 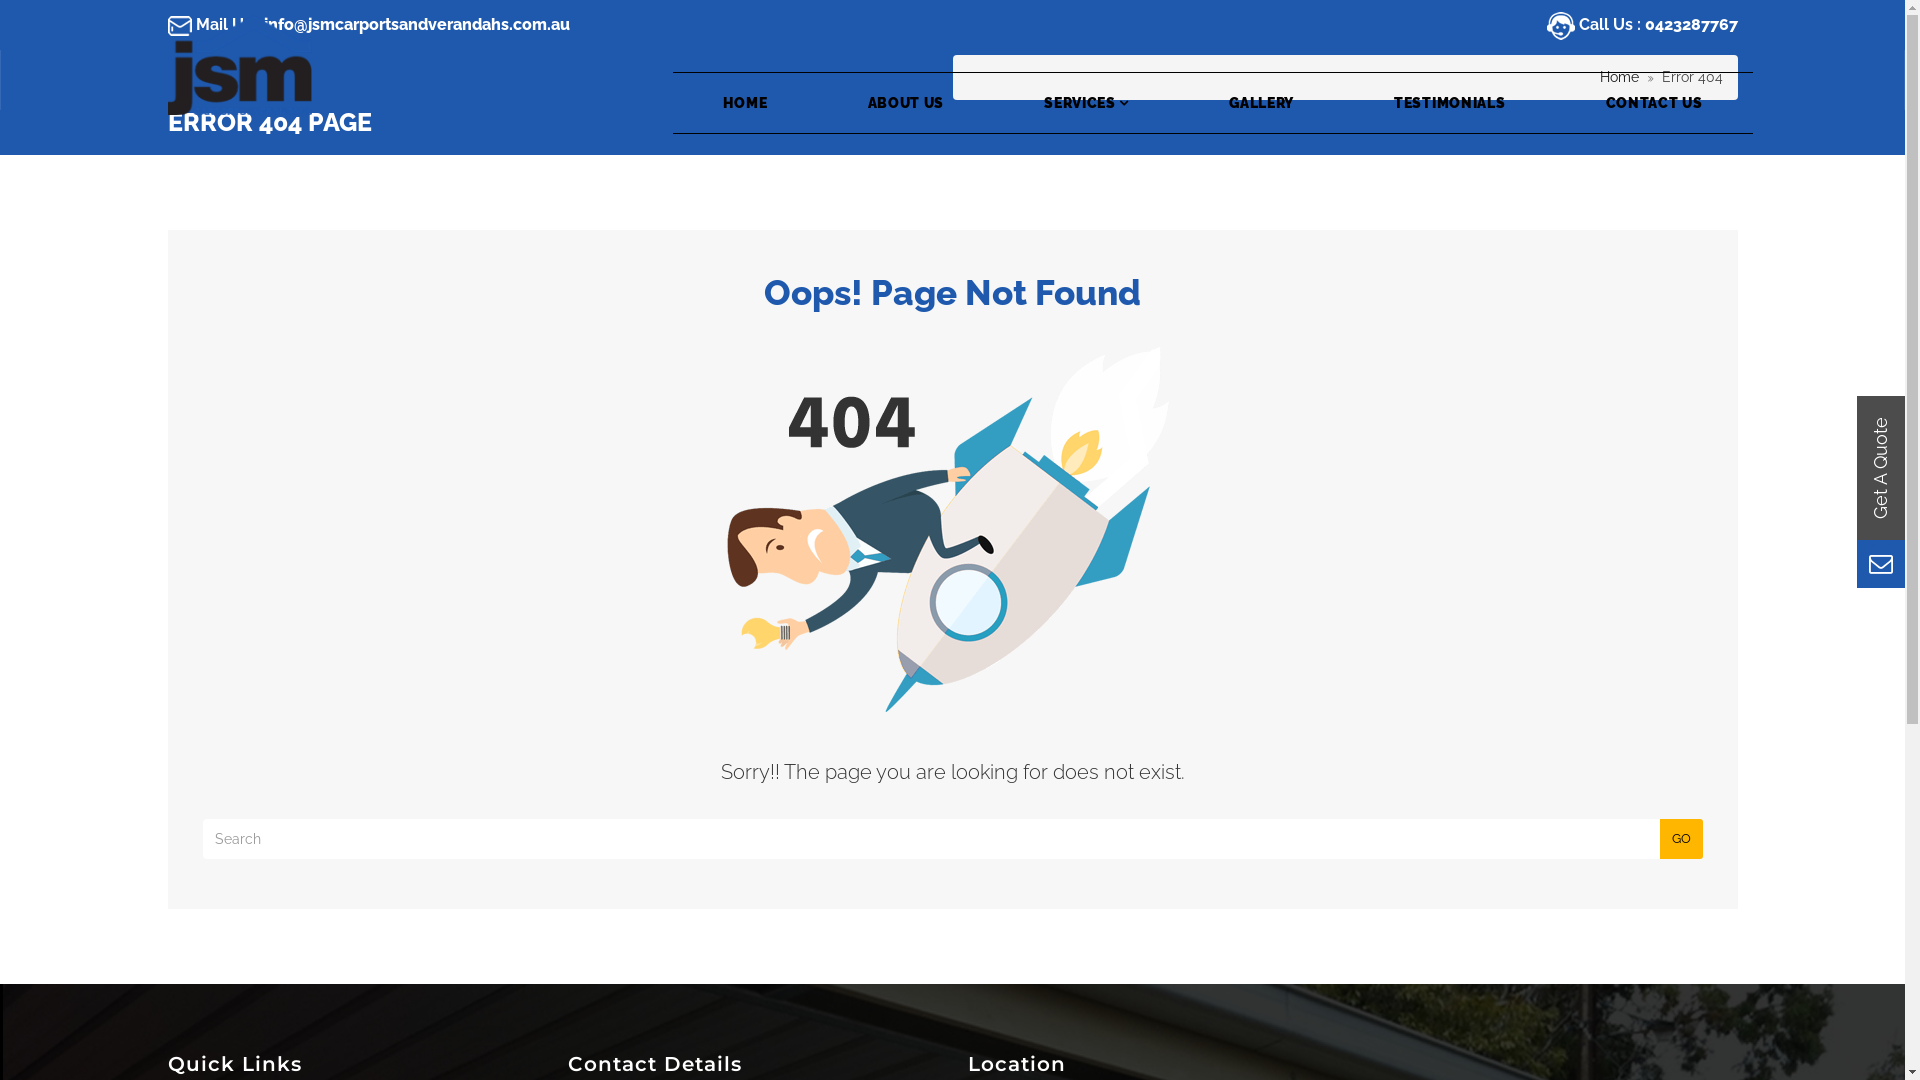 I want to click on '0423287767', so click(x=1689, y=24).